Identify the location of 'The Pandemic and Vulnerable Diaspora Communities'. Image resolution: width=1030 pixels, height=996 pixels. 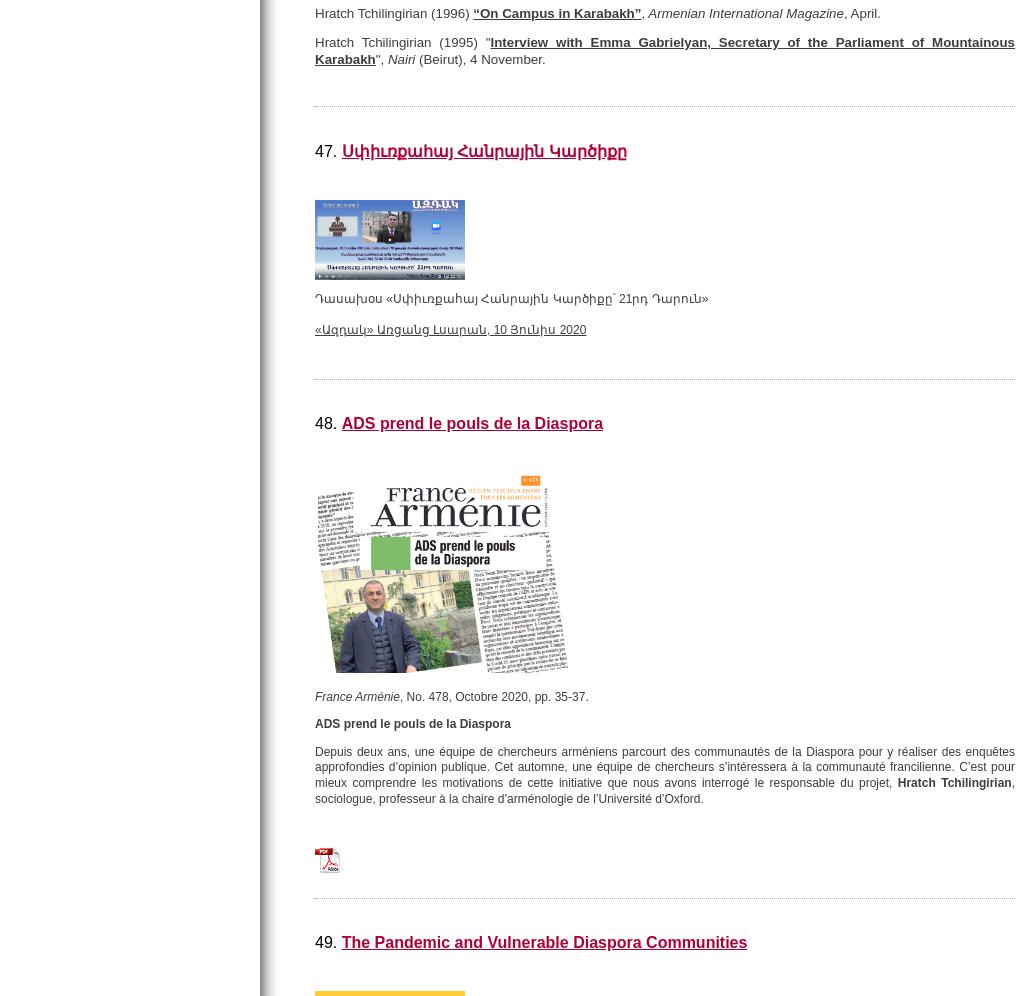
(544, 941).